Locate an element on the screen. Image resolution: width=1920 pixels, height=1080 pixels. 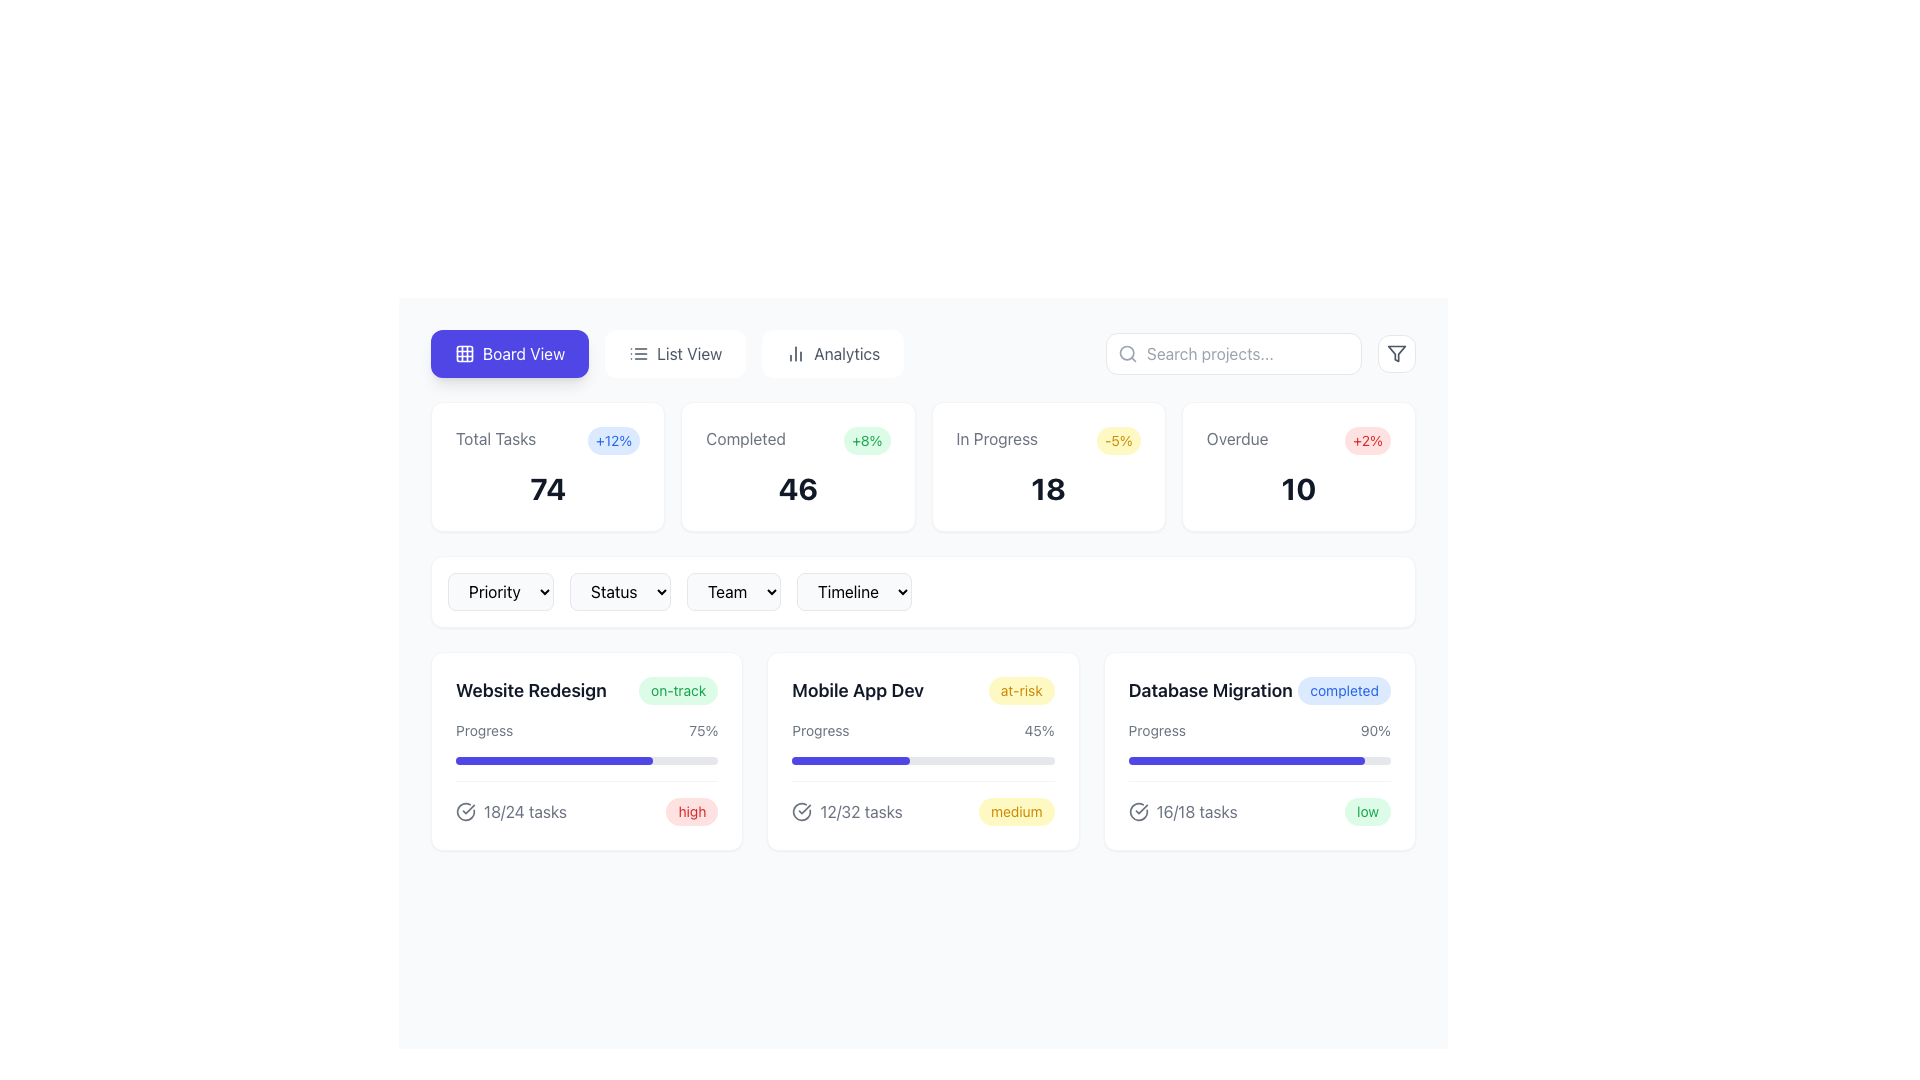
the visual progress represented by the progress bar located in the 'Database Migration' section, which shows 90% completion for the task is located at coordinates (1258, 760).